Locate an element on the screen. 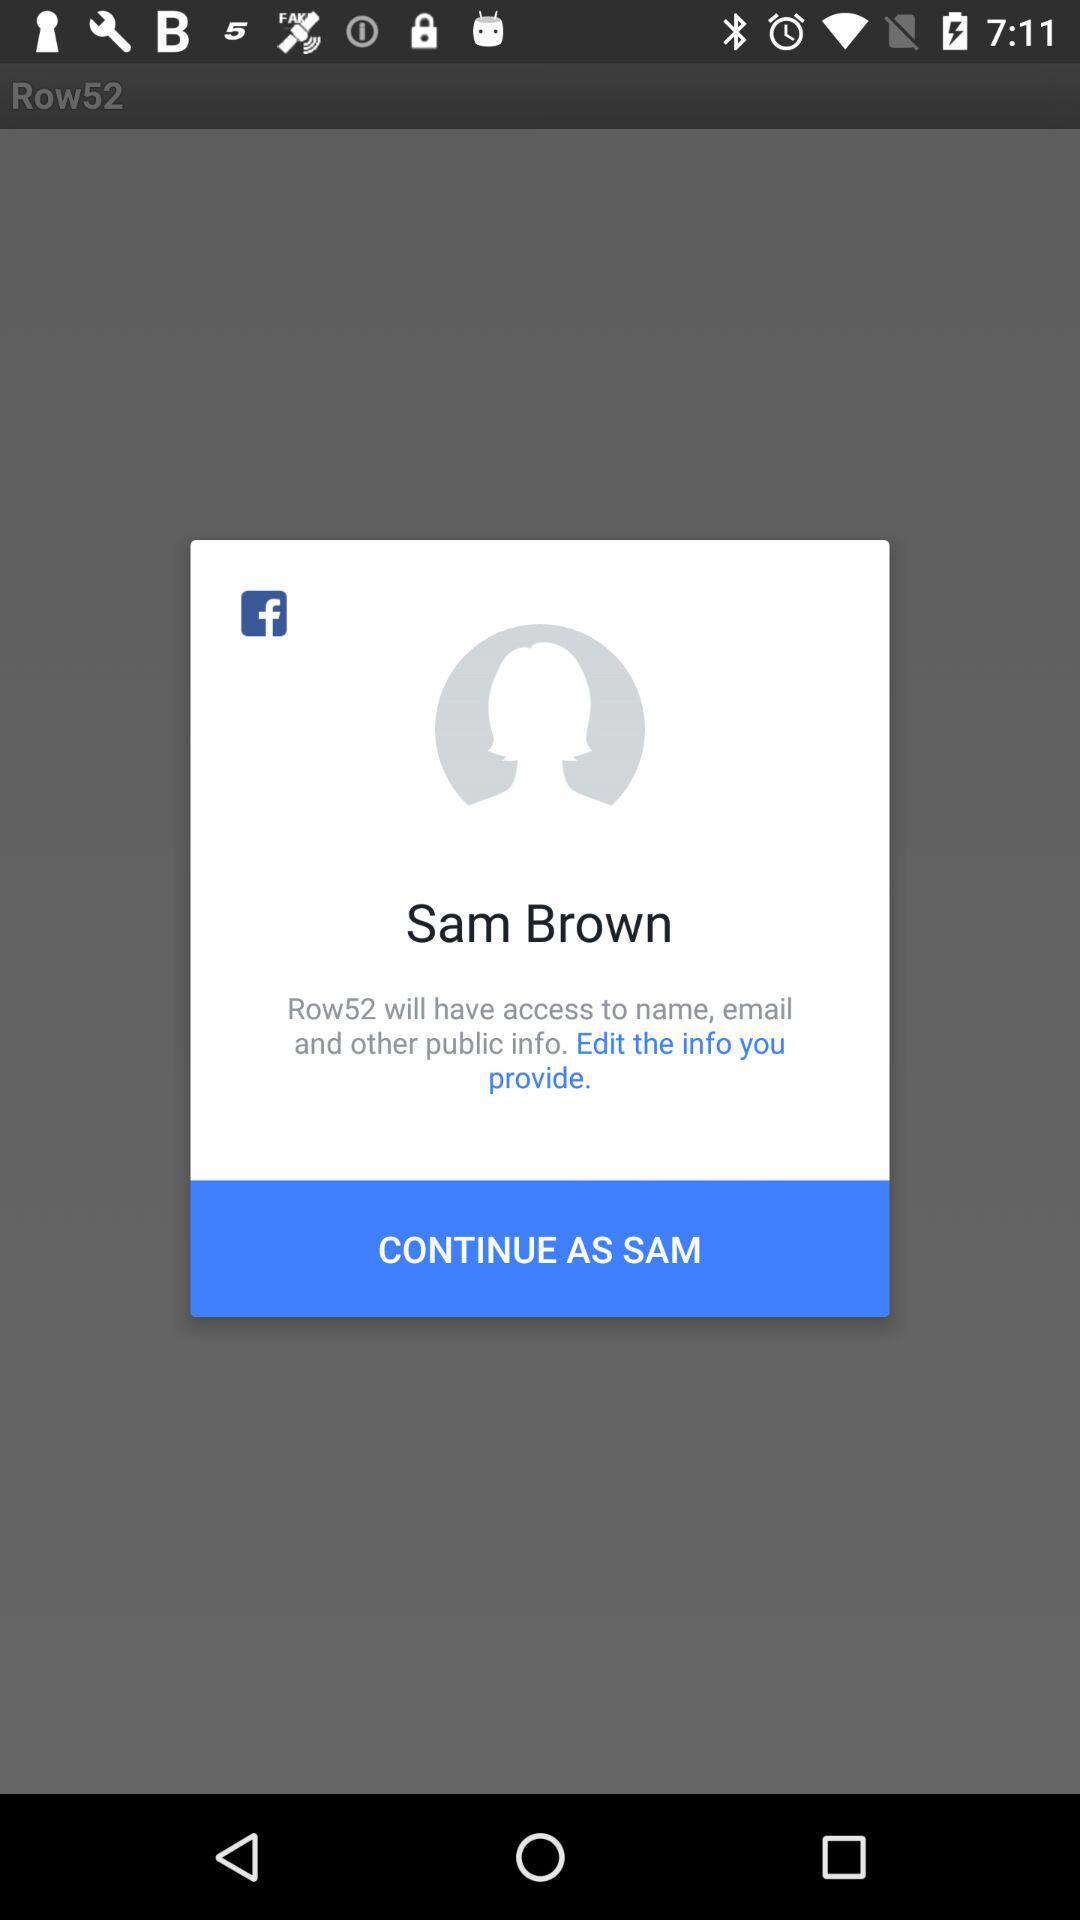 The image size is (1080, 1920). item below the row52 will have icon is located at coordinates (540, 1247).